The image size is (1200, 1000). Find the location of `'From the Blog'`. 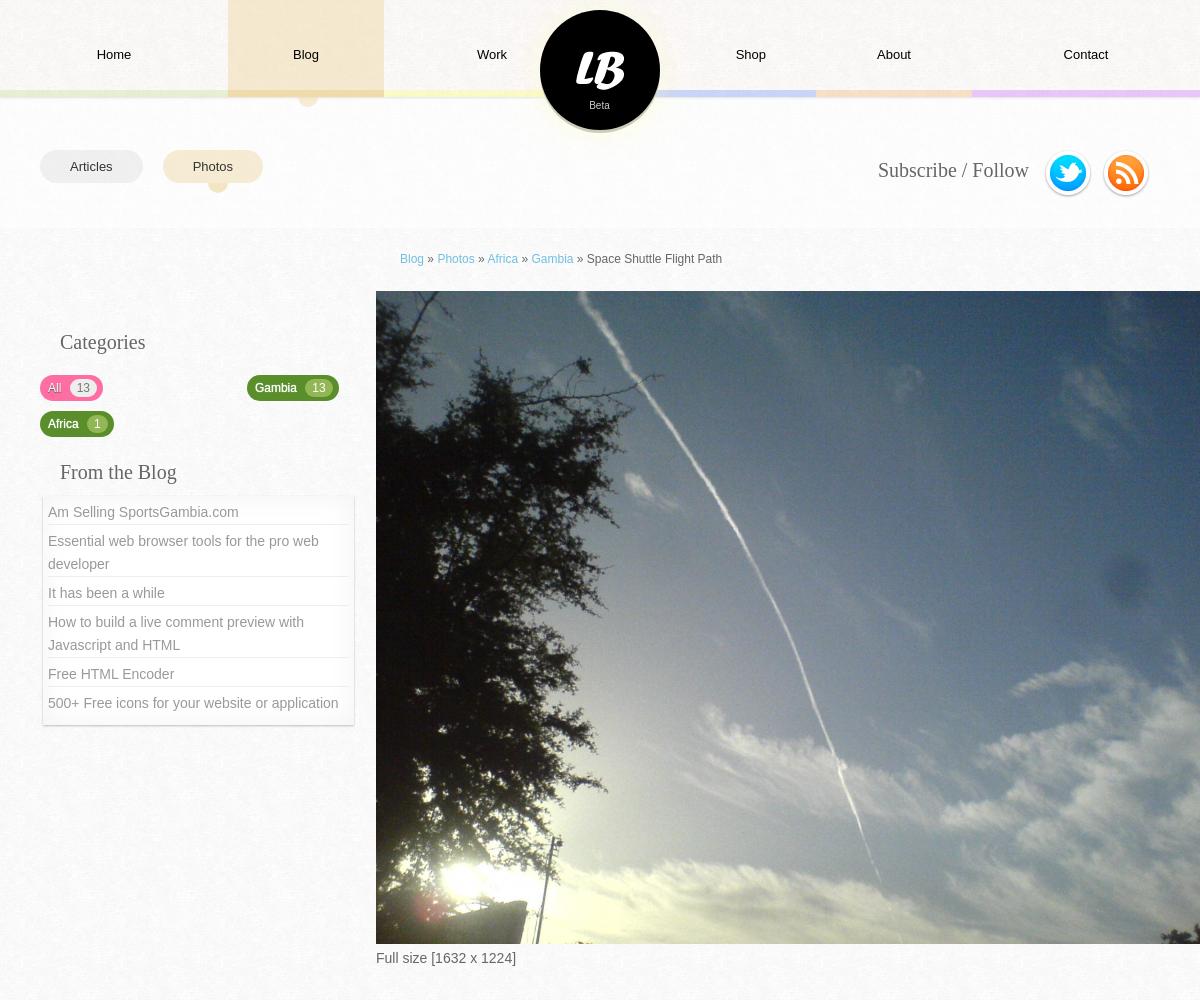

'From the Blog' is located at coordinates (117, 471).